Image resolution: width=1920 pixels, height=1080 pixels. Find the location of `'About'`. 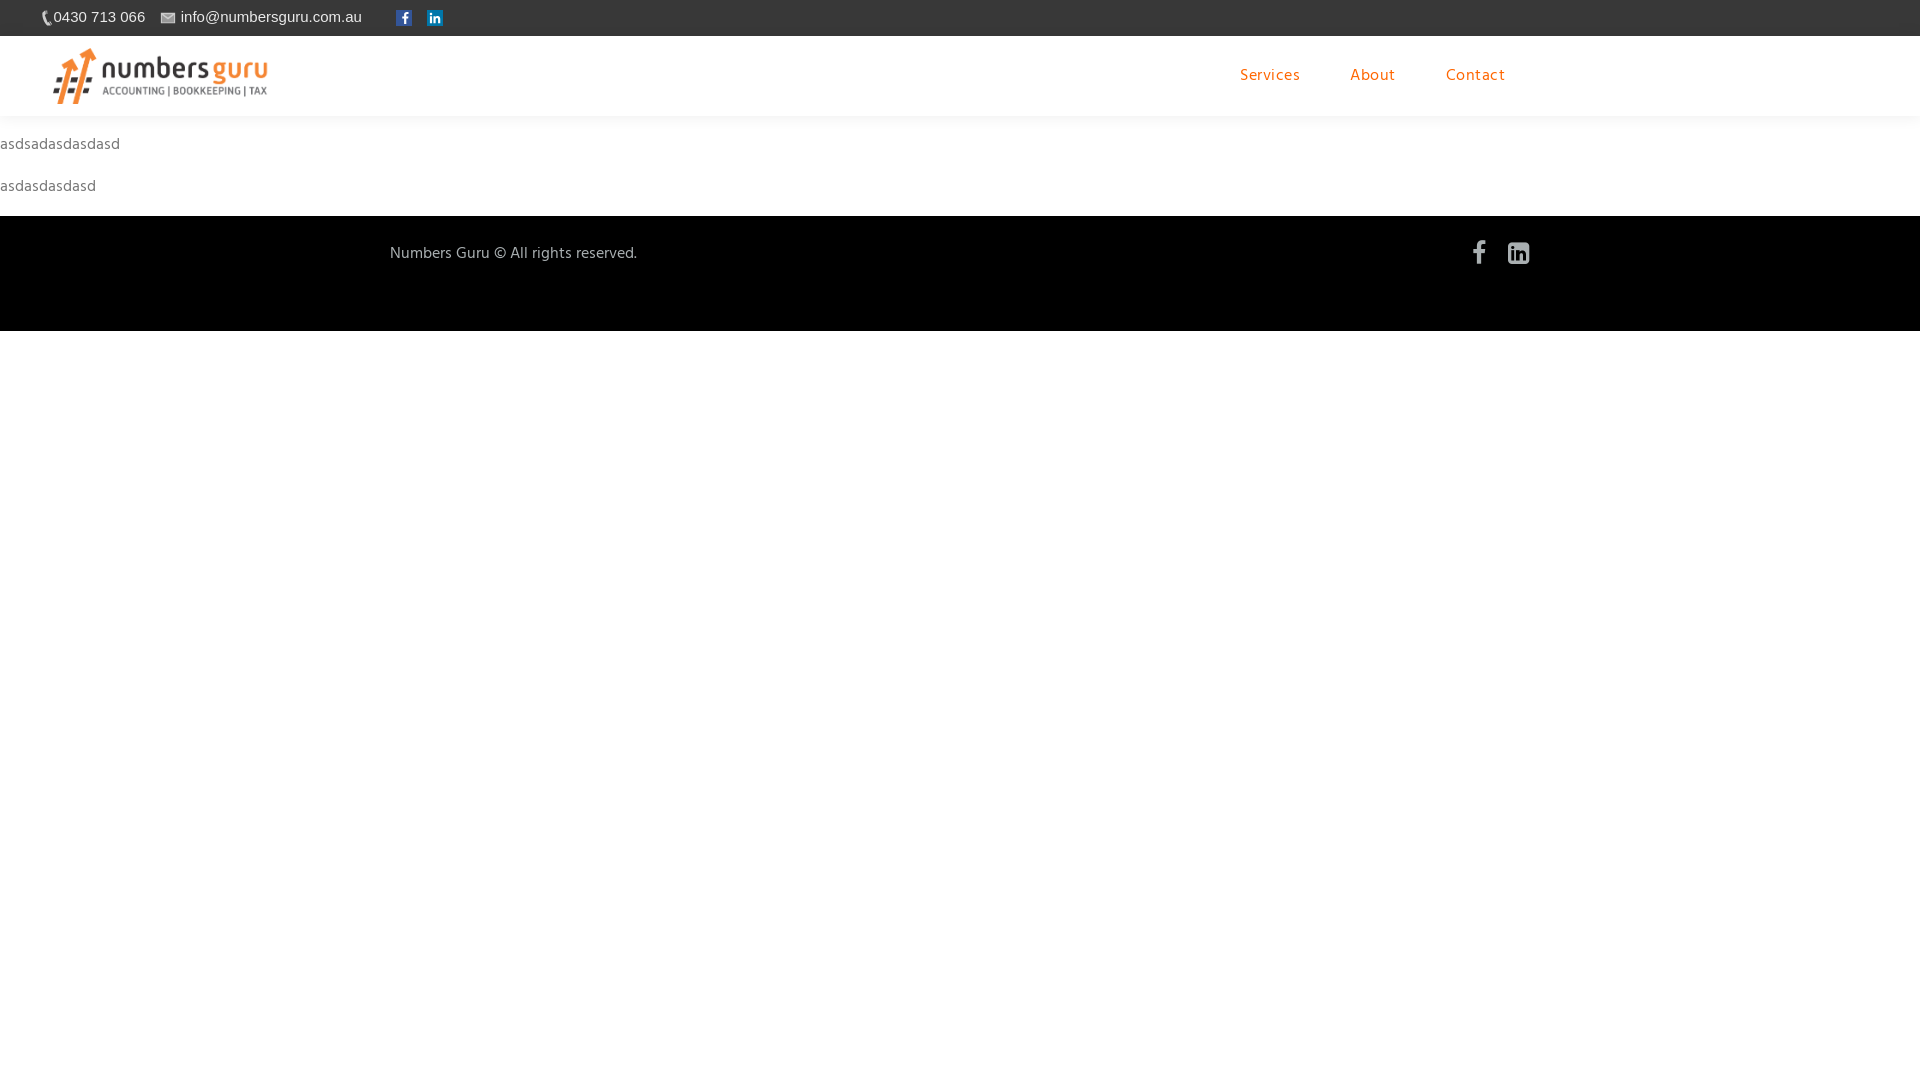

'About' is located at coordinates (1371, 75).